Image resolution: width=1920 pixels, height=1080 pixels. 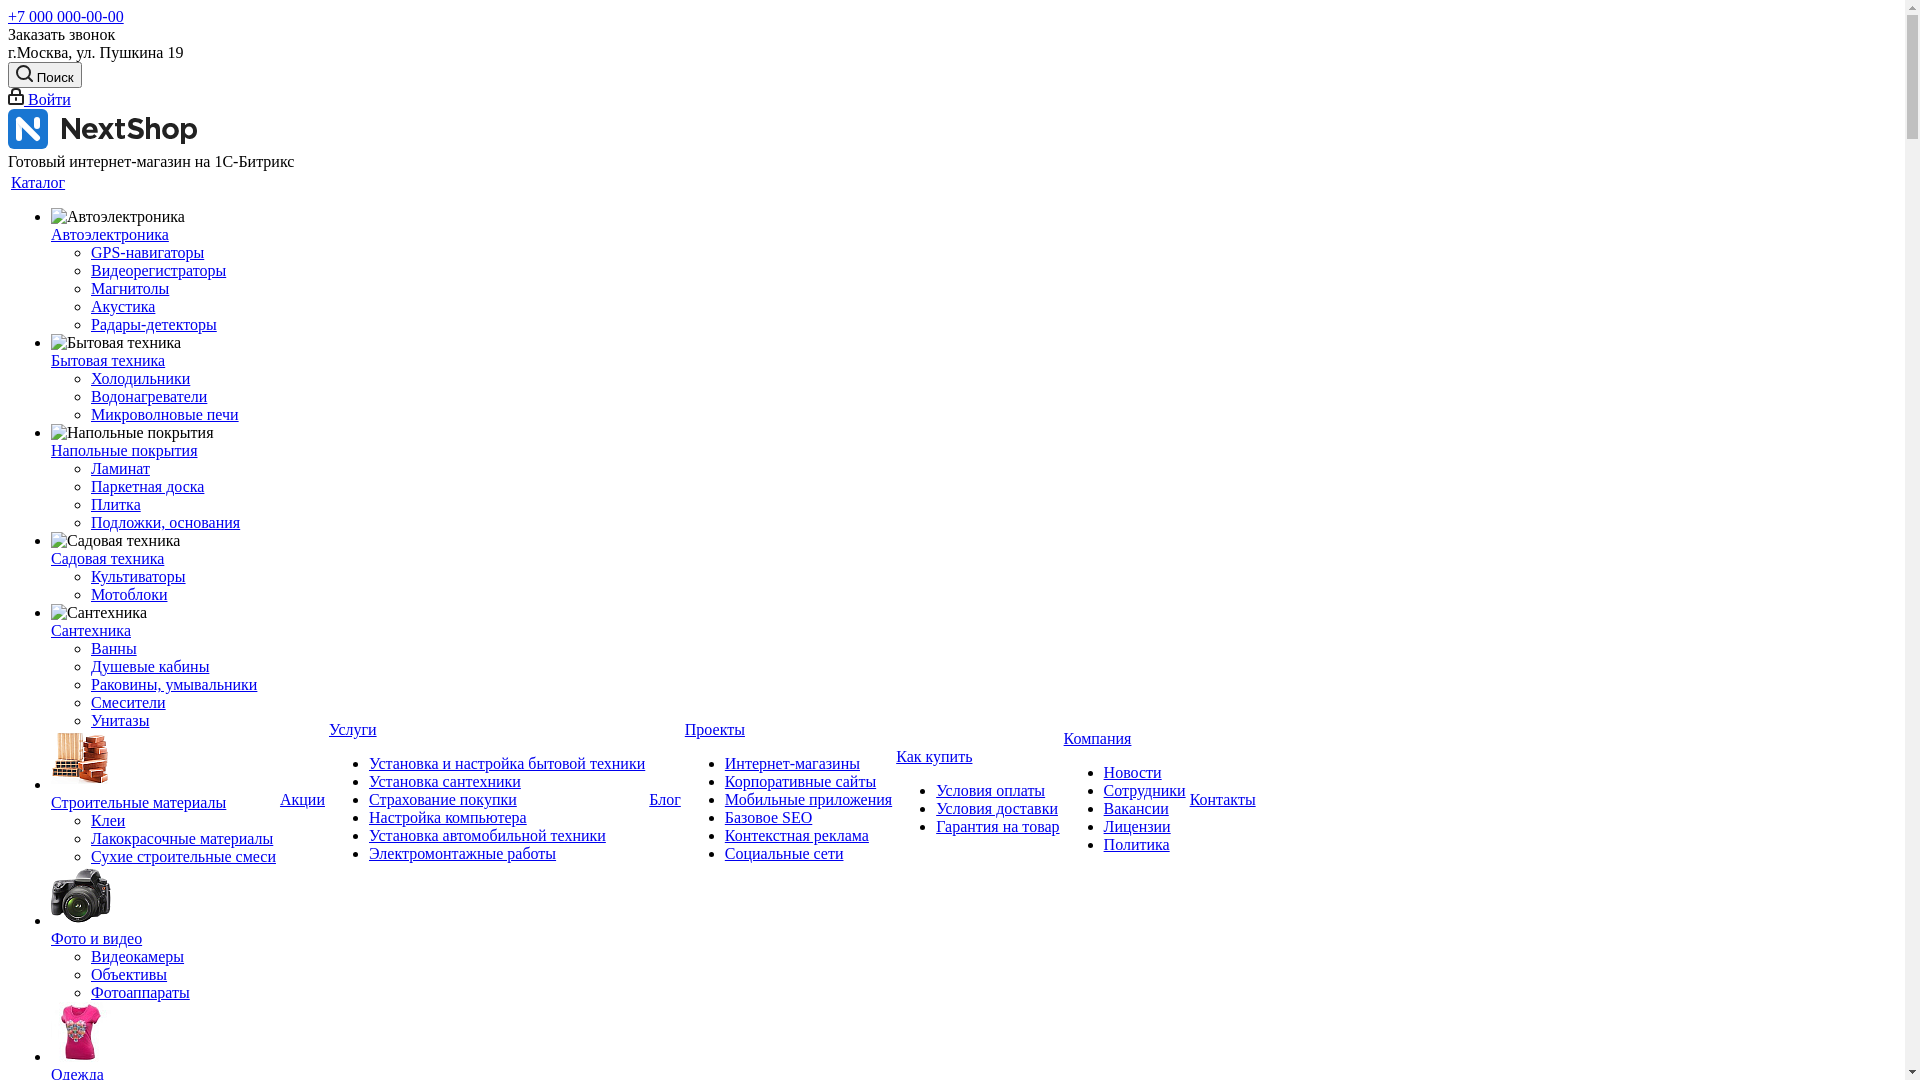 I want to click on '+7 000 000-00-00', so click(x=66, y=16).